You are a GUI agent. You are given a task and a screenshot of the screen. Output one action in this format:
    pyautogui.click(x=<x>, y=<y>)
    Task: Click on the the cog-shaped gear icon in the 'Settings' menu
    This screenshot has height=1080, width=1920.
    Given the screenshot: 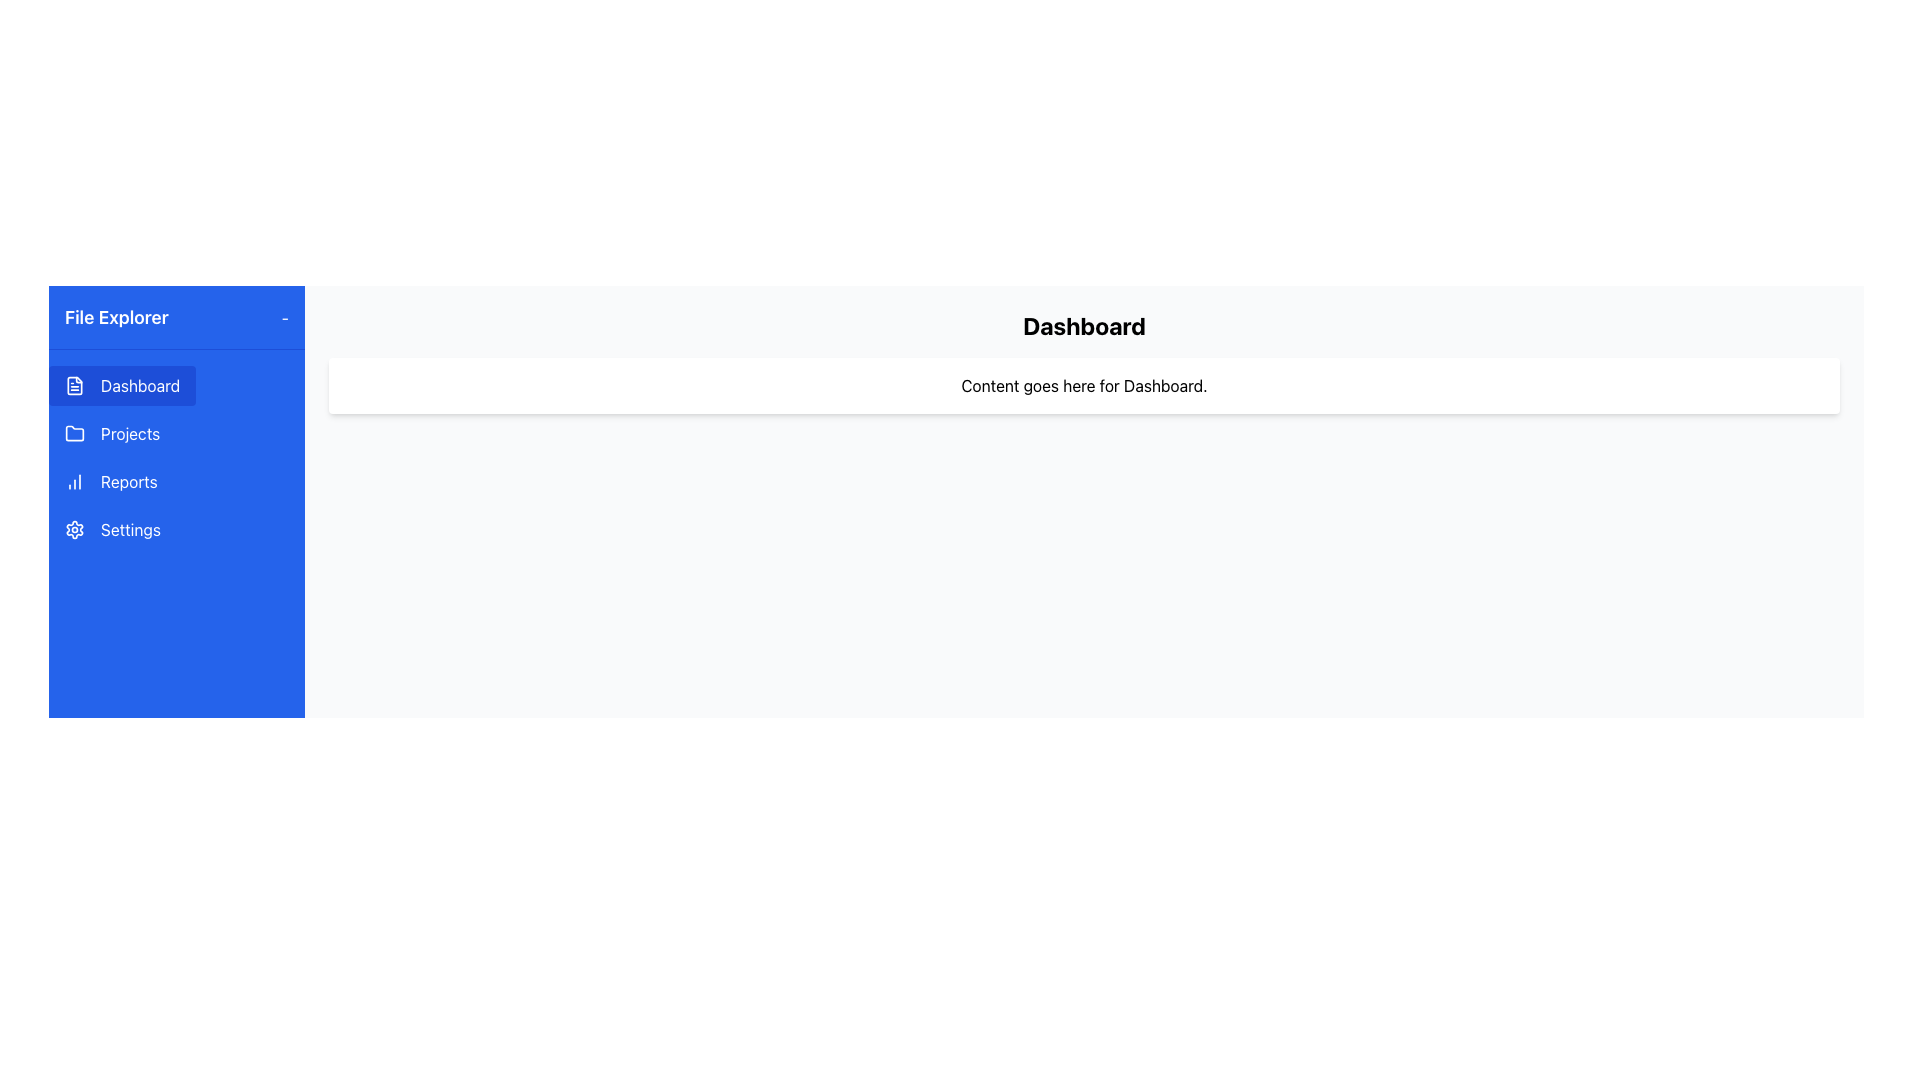 What is the action you would take?
    pyautogui.click(x=75, y=528)
    